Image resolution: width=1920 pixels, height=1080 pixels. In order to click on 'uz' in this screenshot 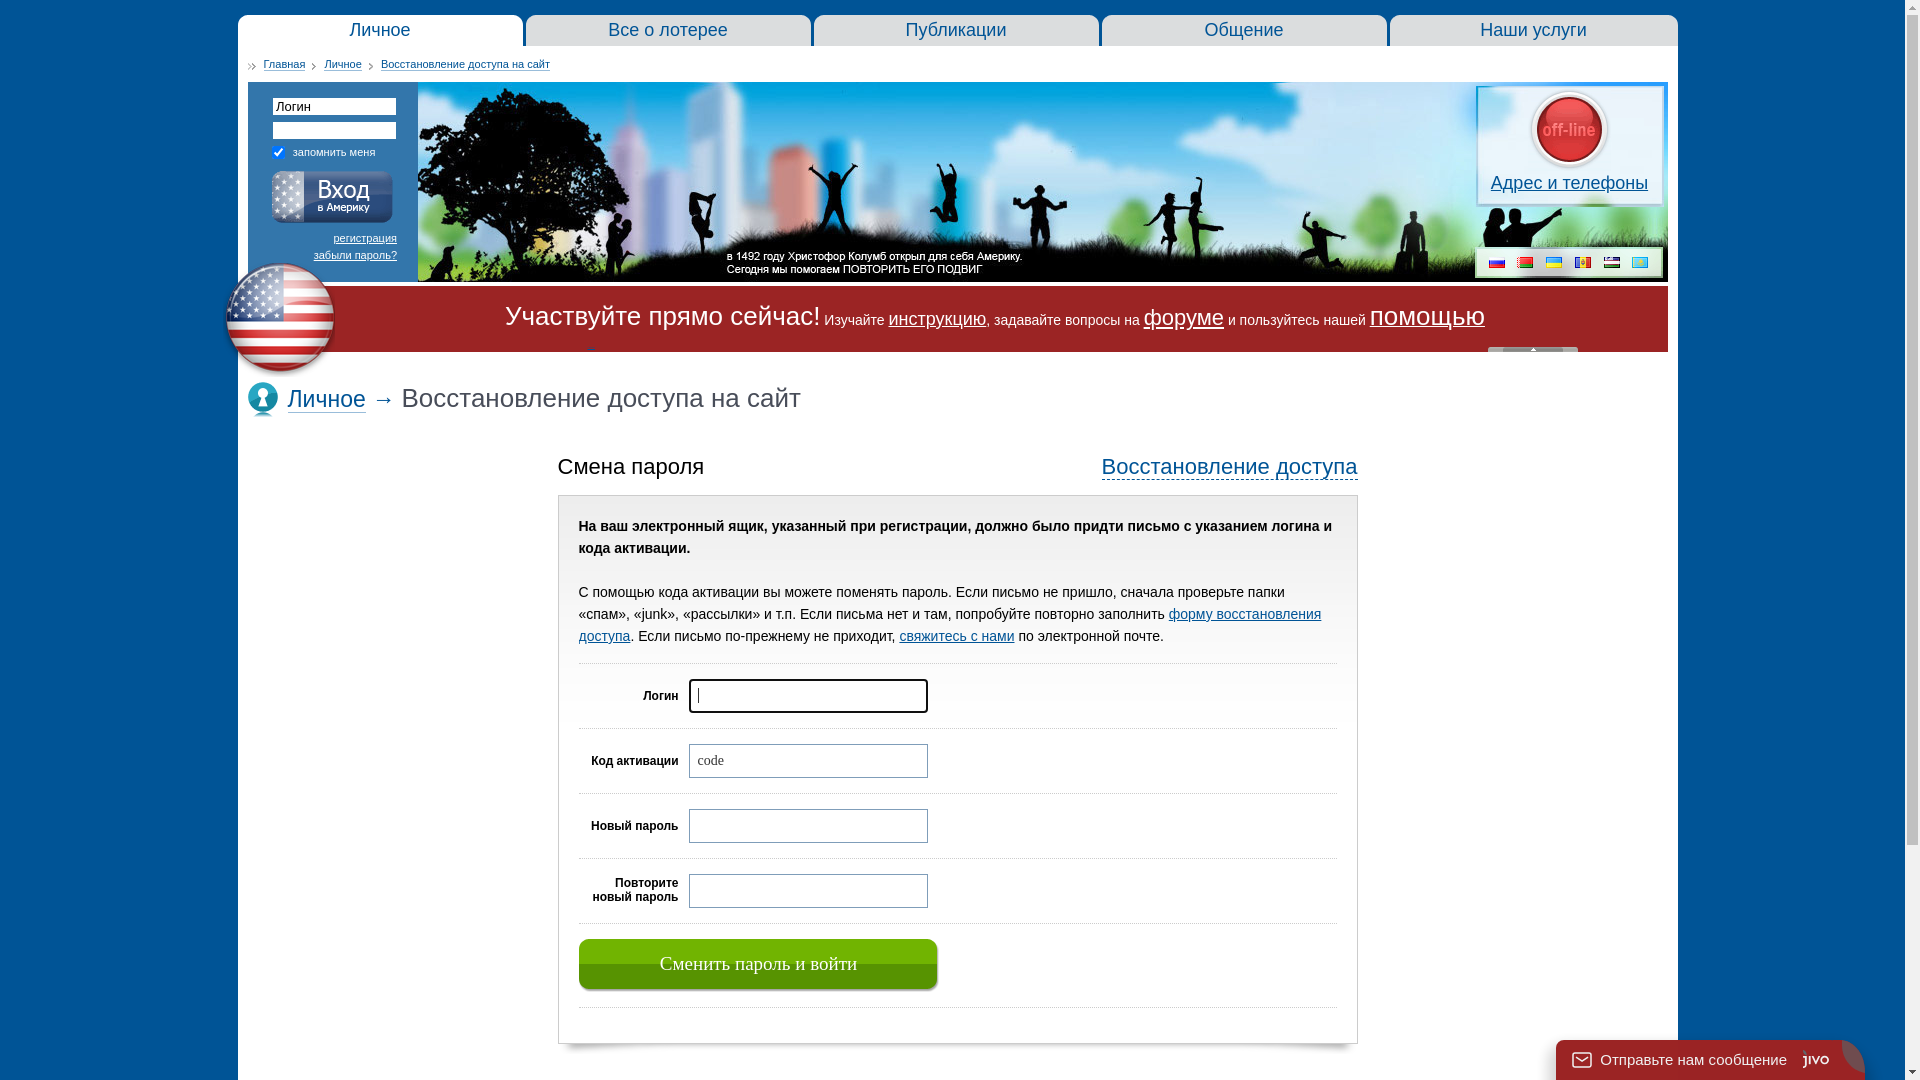, I will do `click(1612, 263)`.